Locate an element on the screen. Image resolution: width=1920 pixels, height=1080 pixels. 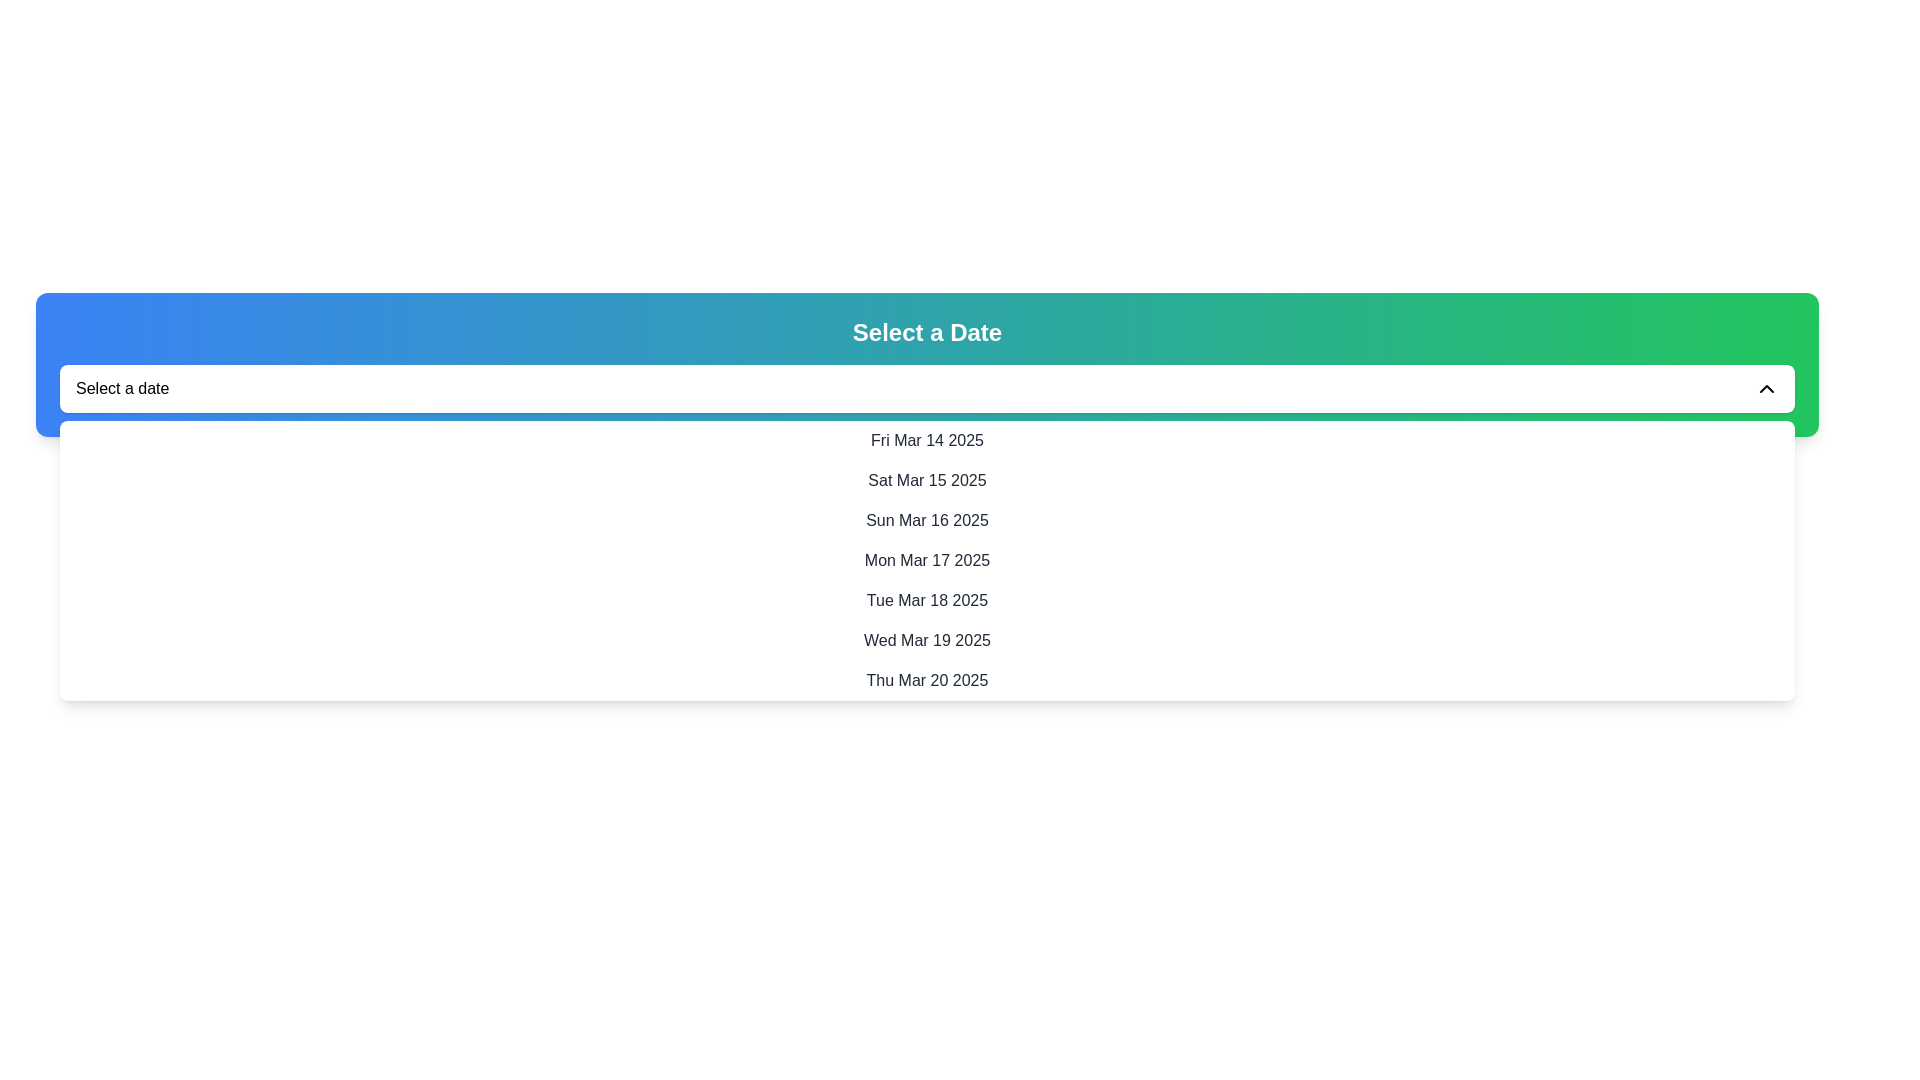
the first date entry in the dropdown menu, which represents 'Fri Mar 14 2025' is located at coordinates (926, 439).